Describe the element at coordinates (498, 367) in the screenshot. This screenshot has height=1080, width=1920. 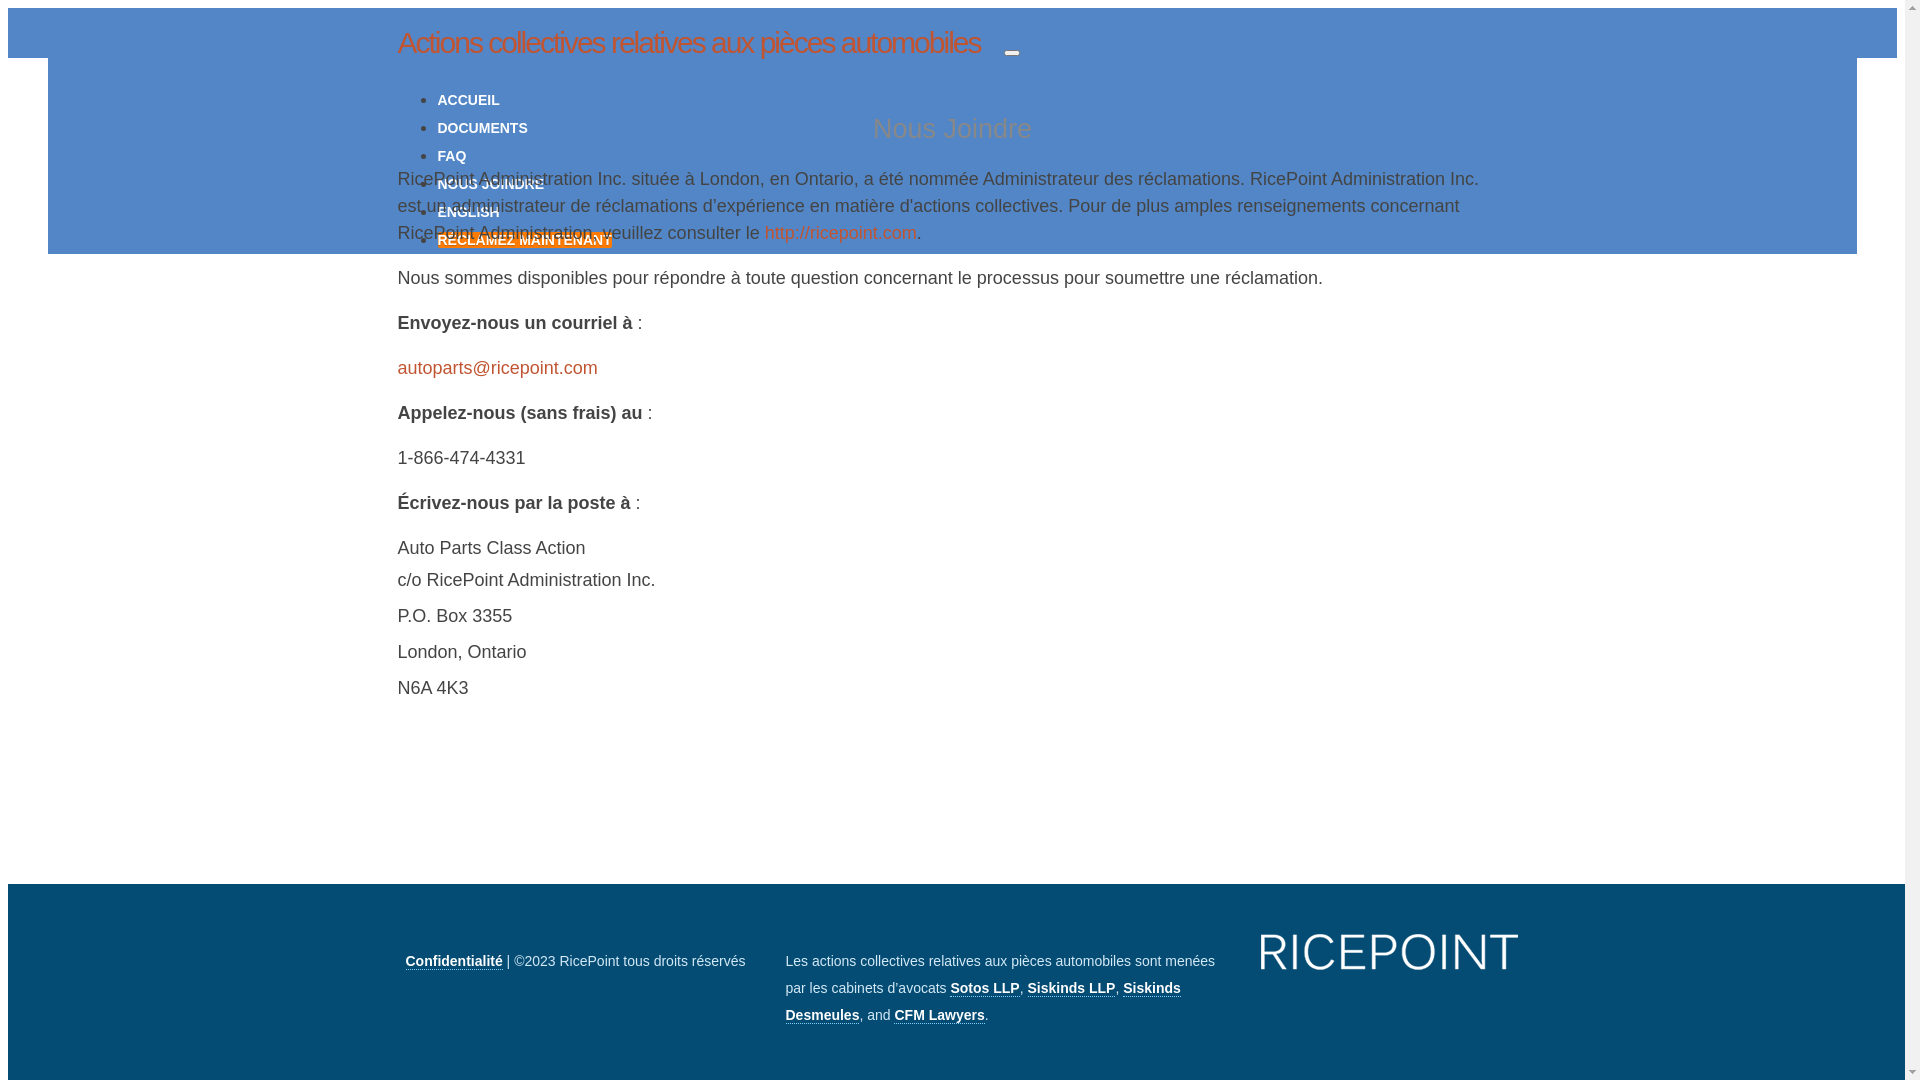
I see `'autoparts@ricepoint.com'` at that location.